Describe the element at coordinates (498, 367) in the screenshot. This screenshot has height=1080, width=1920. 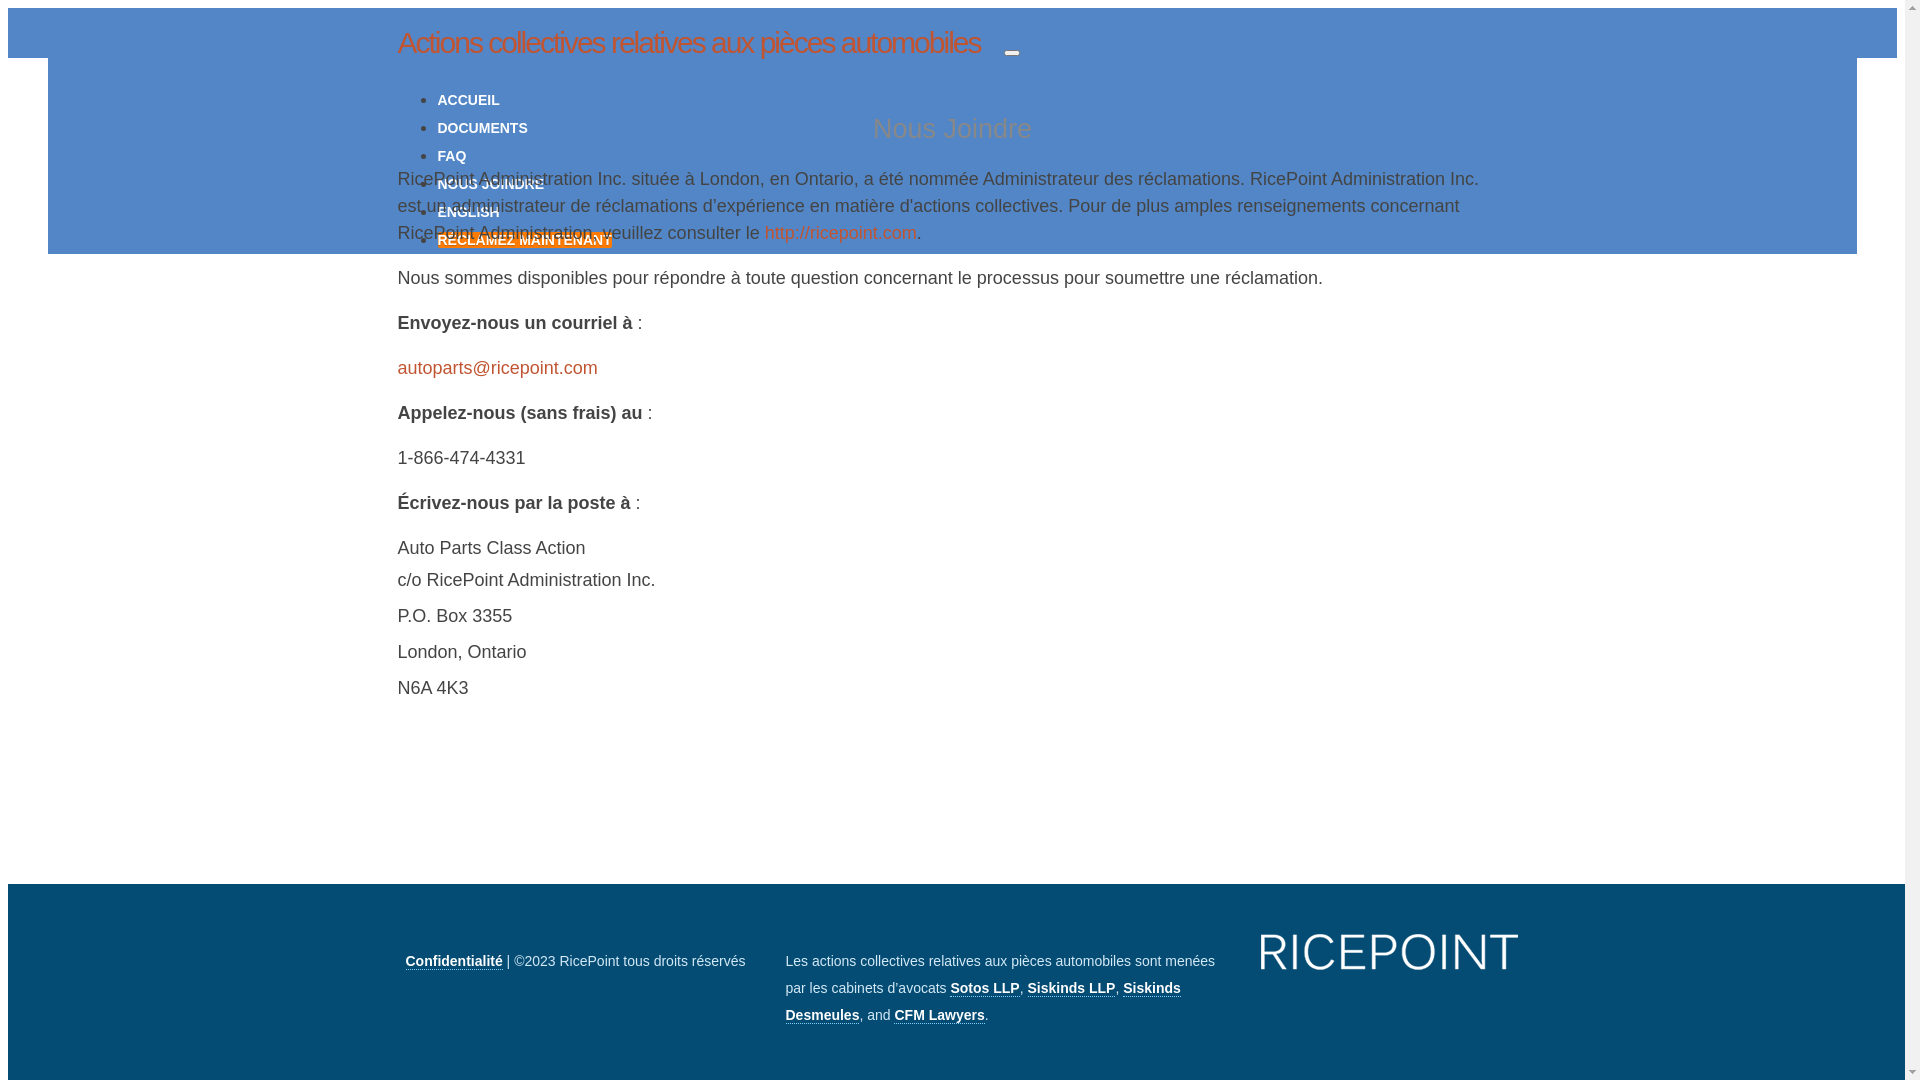
I see `'autoparts@ricepoint.com'` at that location.